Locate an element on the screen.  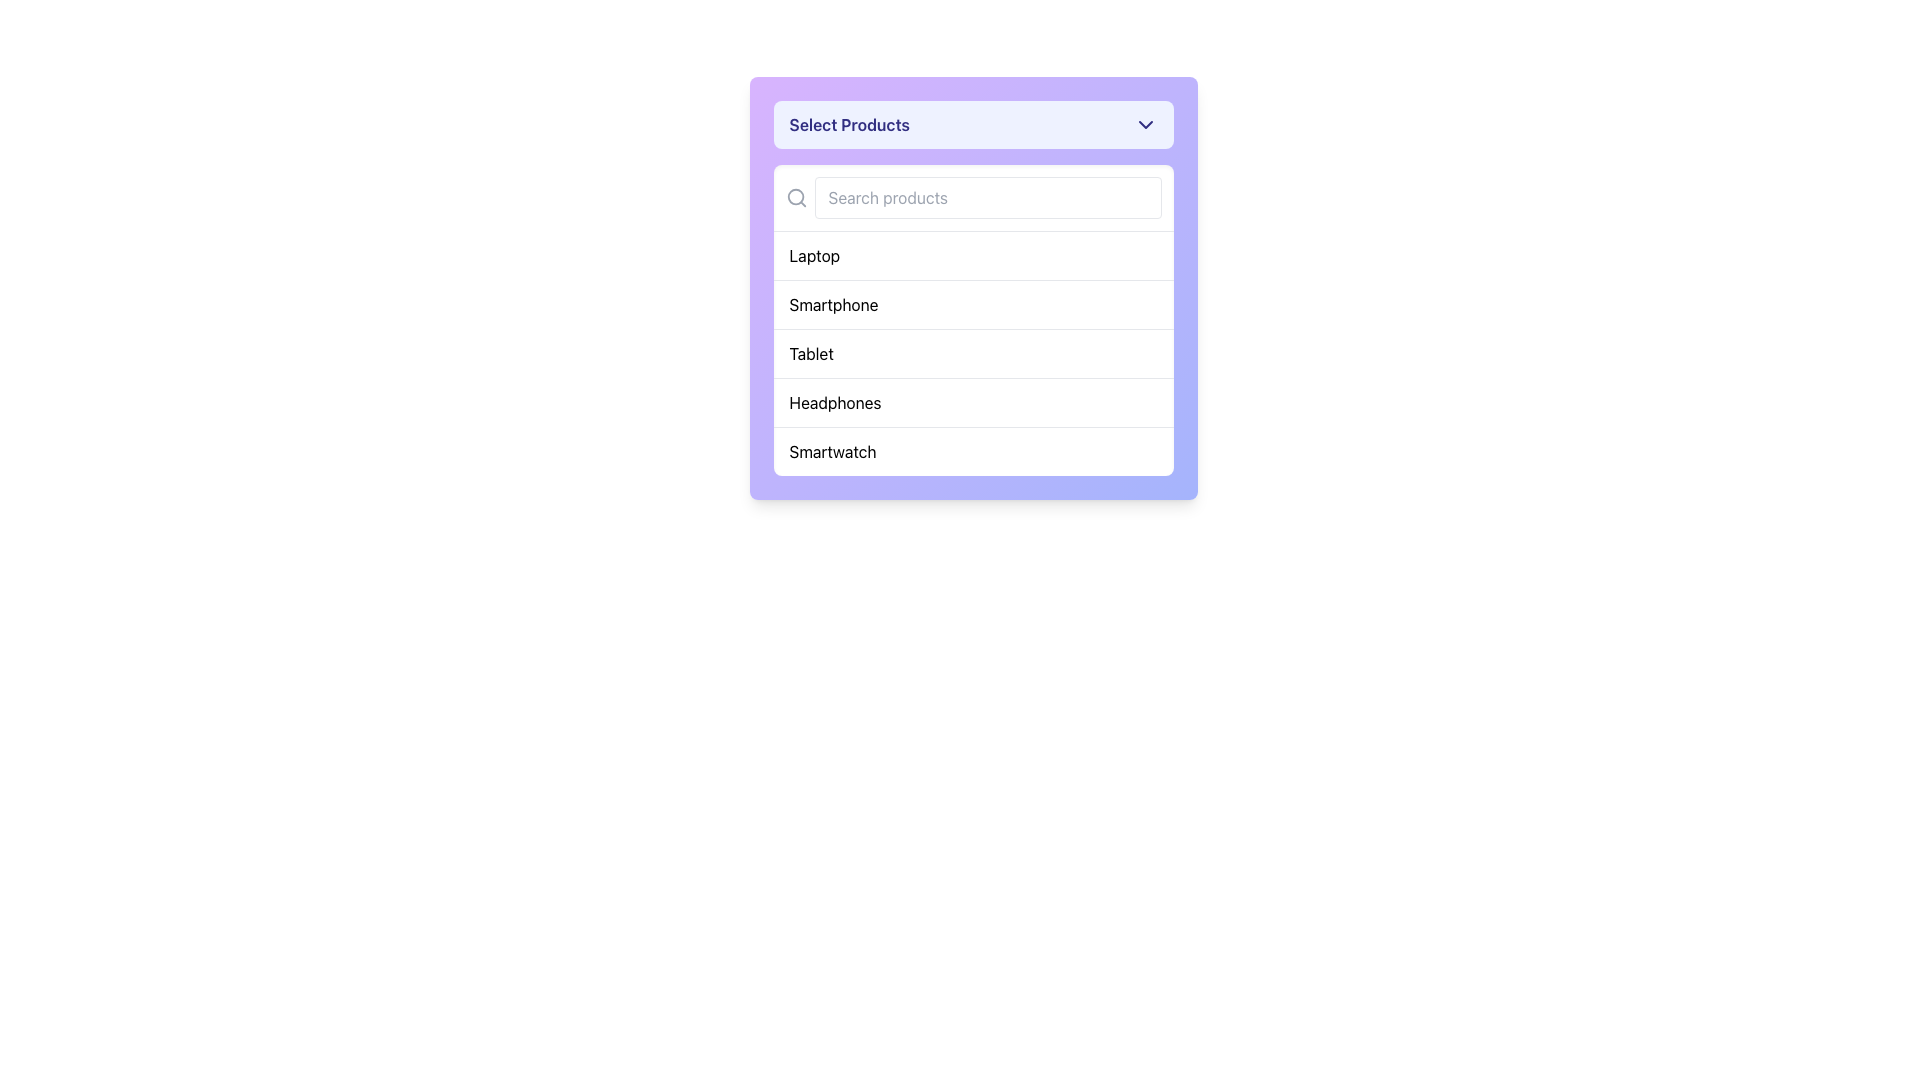
the 'Smartphone' dropdown list item is located at coordinates (973, 304).